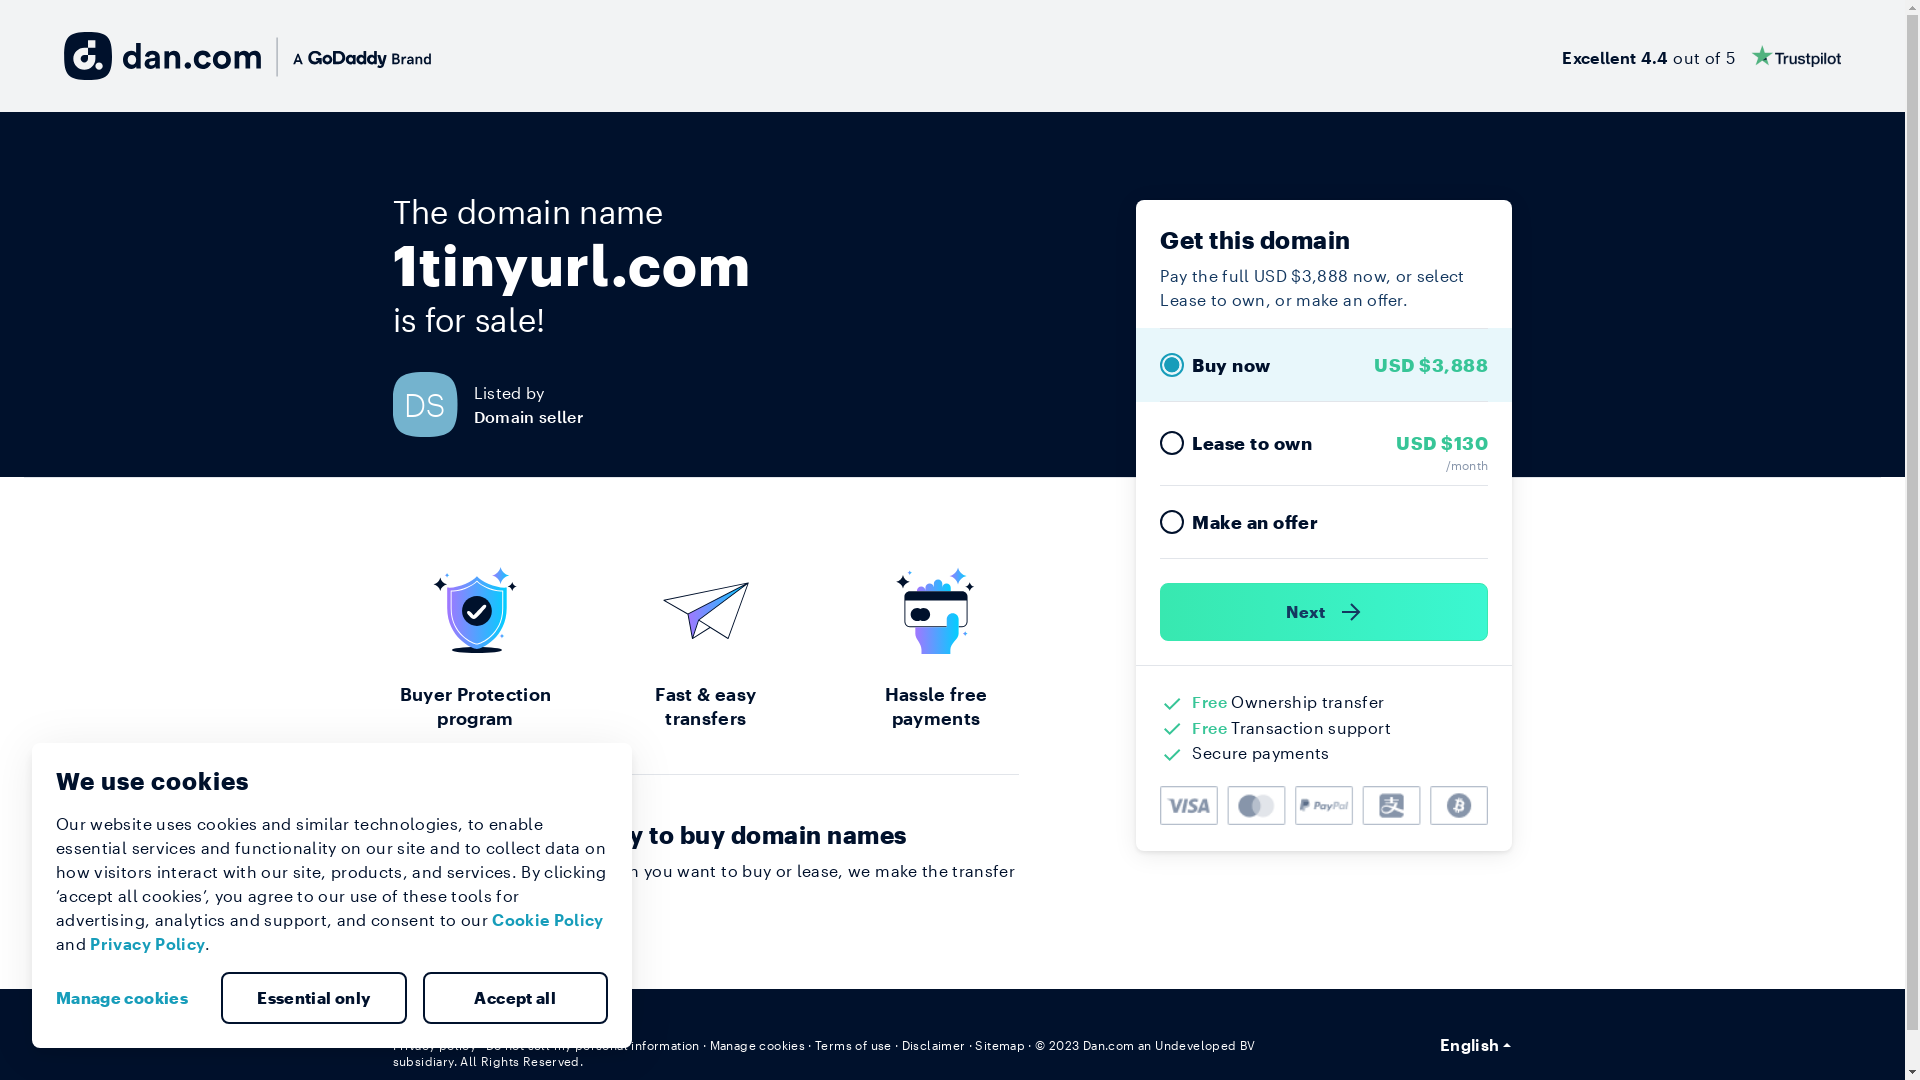 The height and width of the screenshot is (1080, 1920). Describe the element at coordinates (757, 1044) in the screenshot. I see `'Manage cookies'` at that location.